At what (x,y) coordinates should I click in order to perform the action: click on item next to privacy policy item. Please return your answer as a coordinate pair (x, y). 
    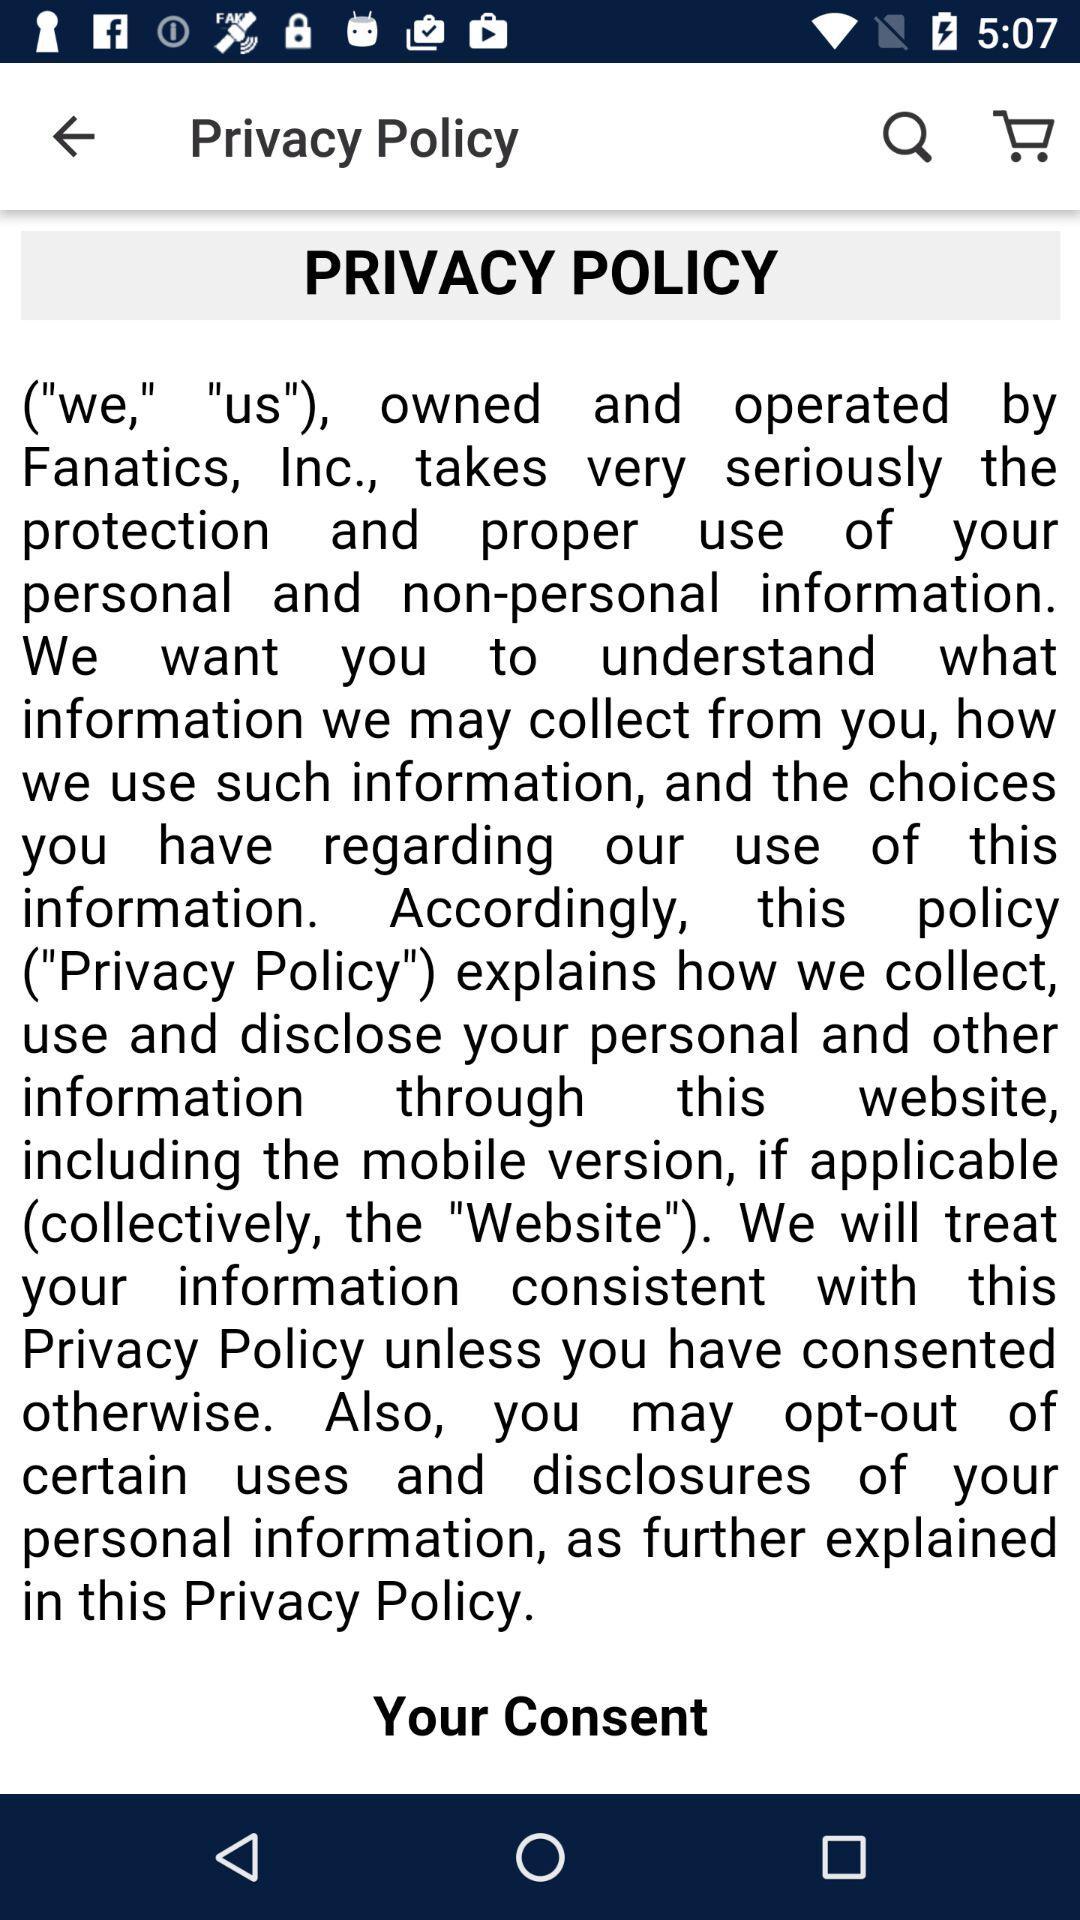
    Looking at the image, I should click on (906, 135).